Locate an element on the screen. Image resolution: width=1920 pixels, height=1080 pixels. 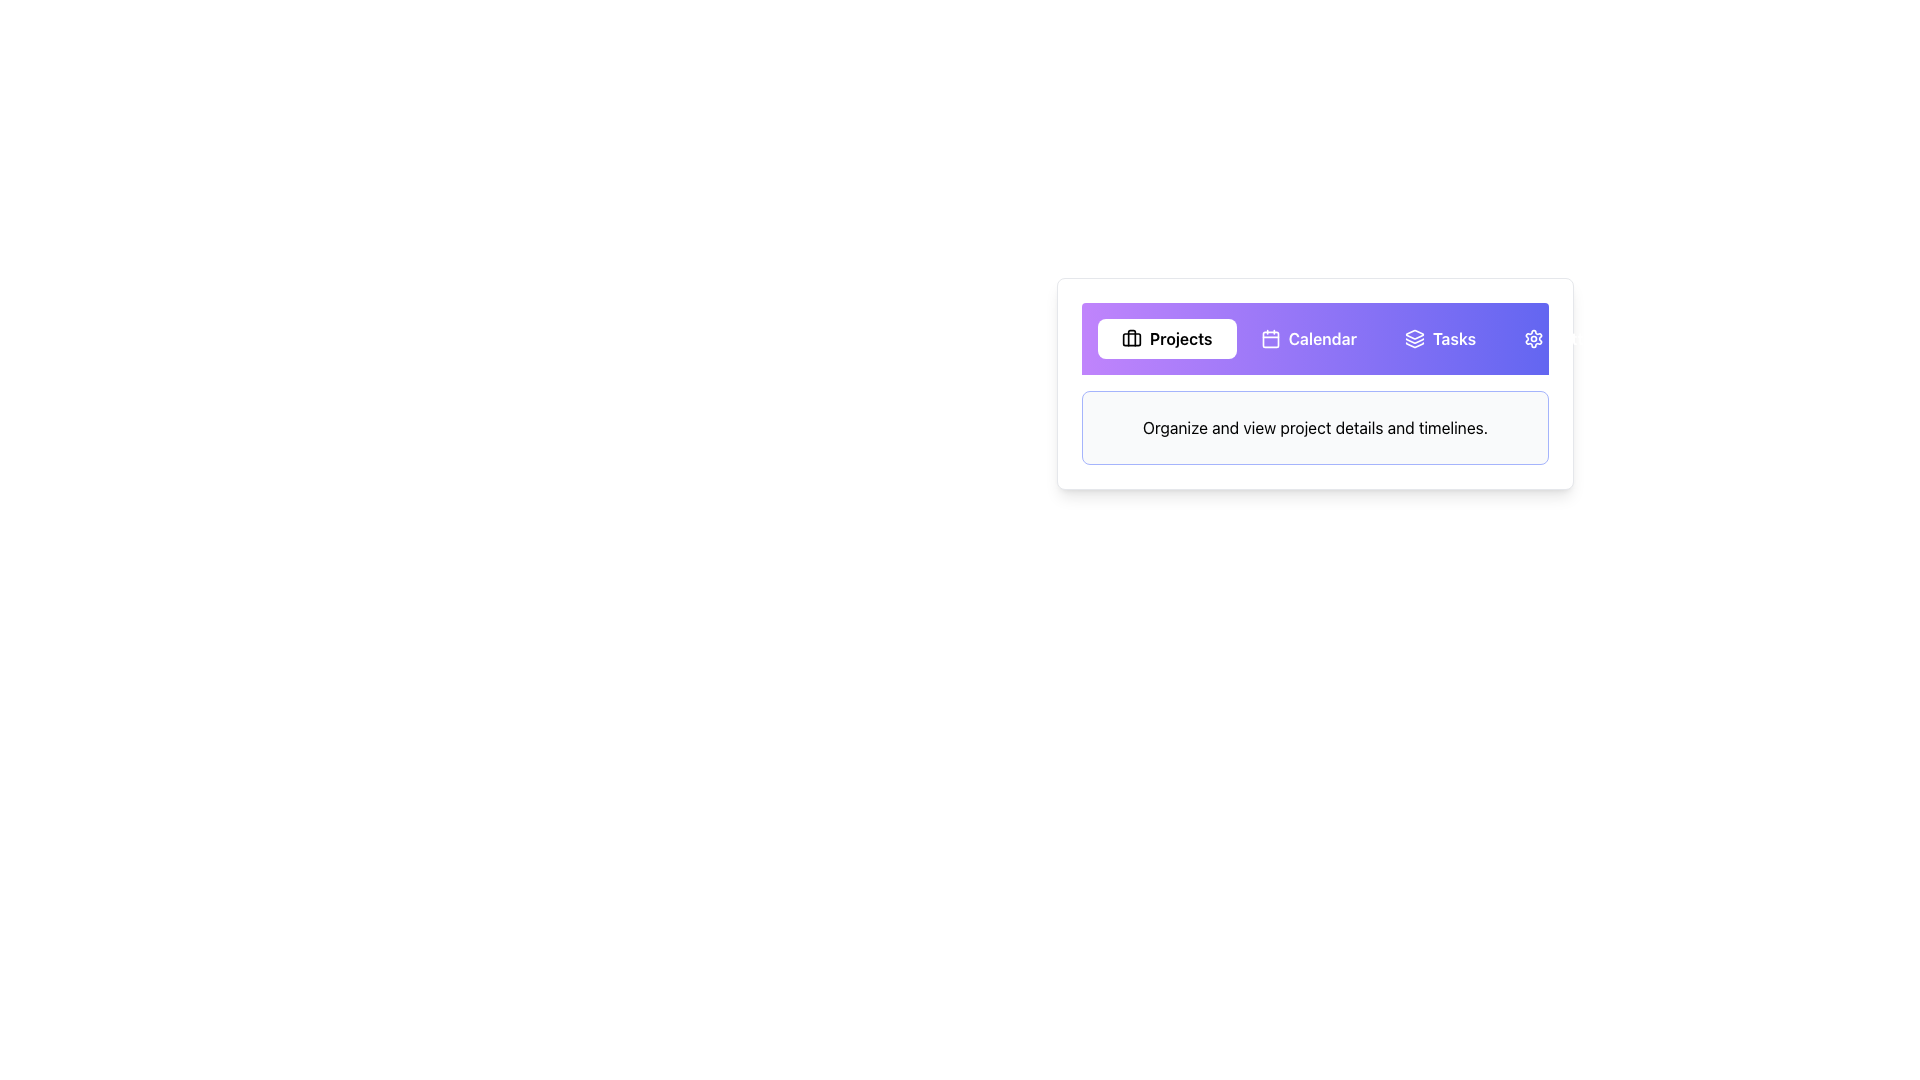
the 'Calendar' text label which is part of a navigation button in the navigation bar is located at coordinates (1322, 338).